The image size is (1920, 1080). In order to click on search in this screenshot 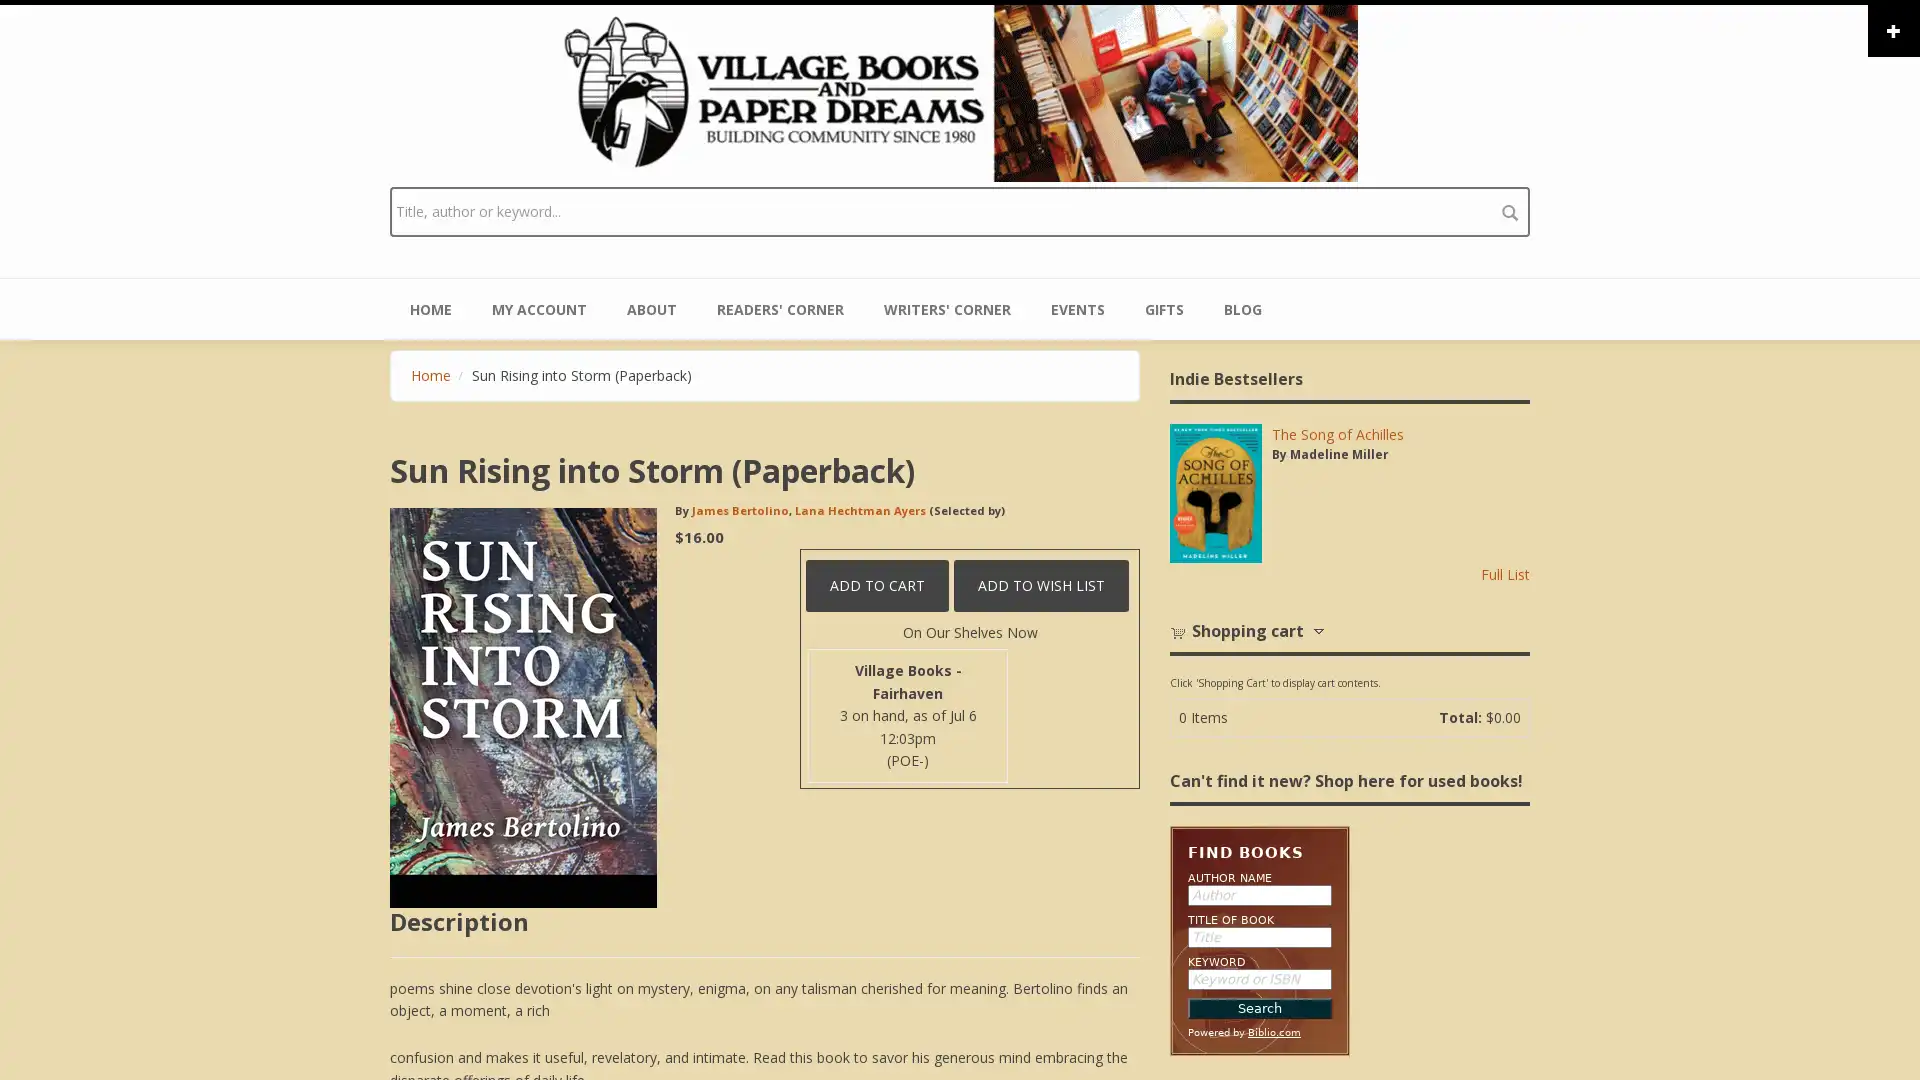, I will do `click(1510, 212)`.